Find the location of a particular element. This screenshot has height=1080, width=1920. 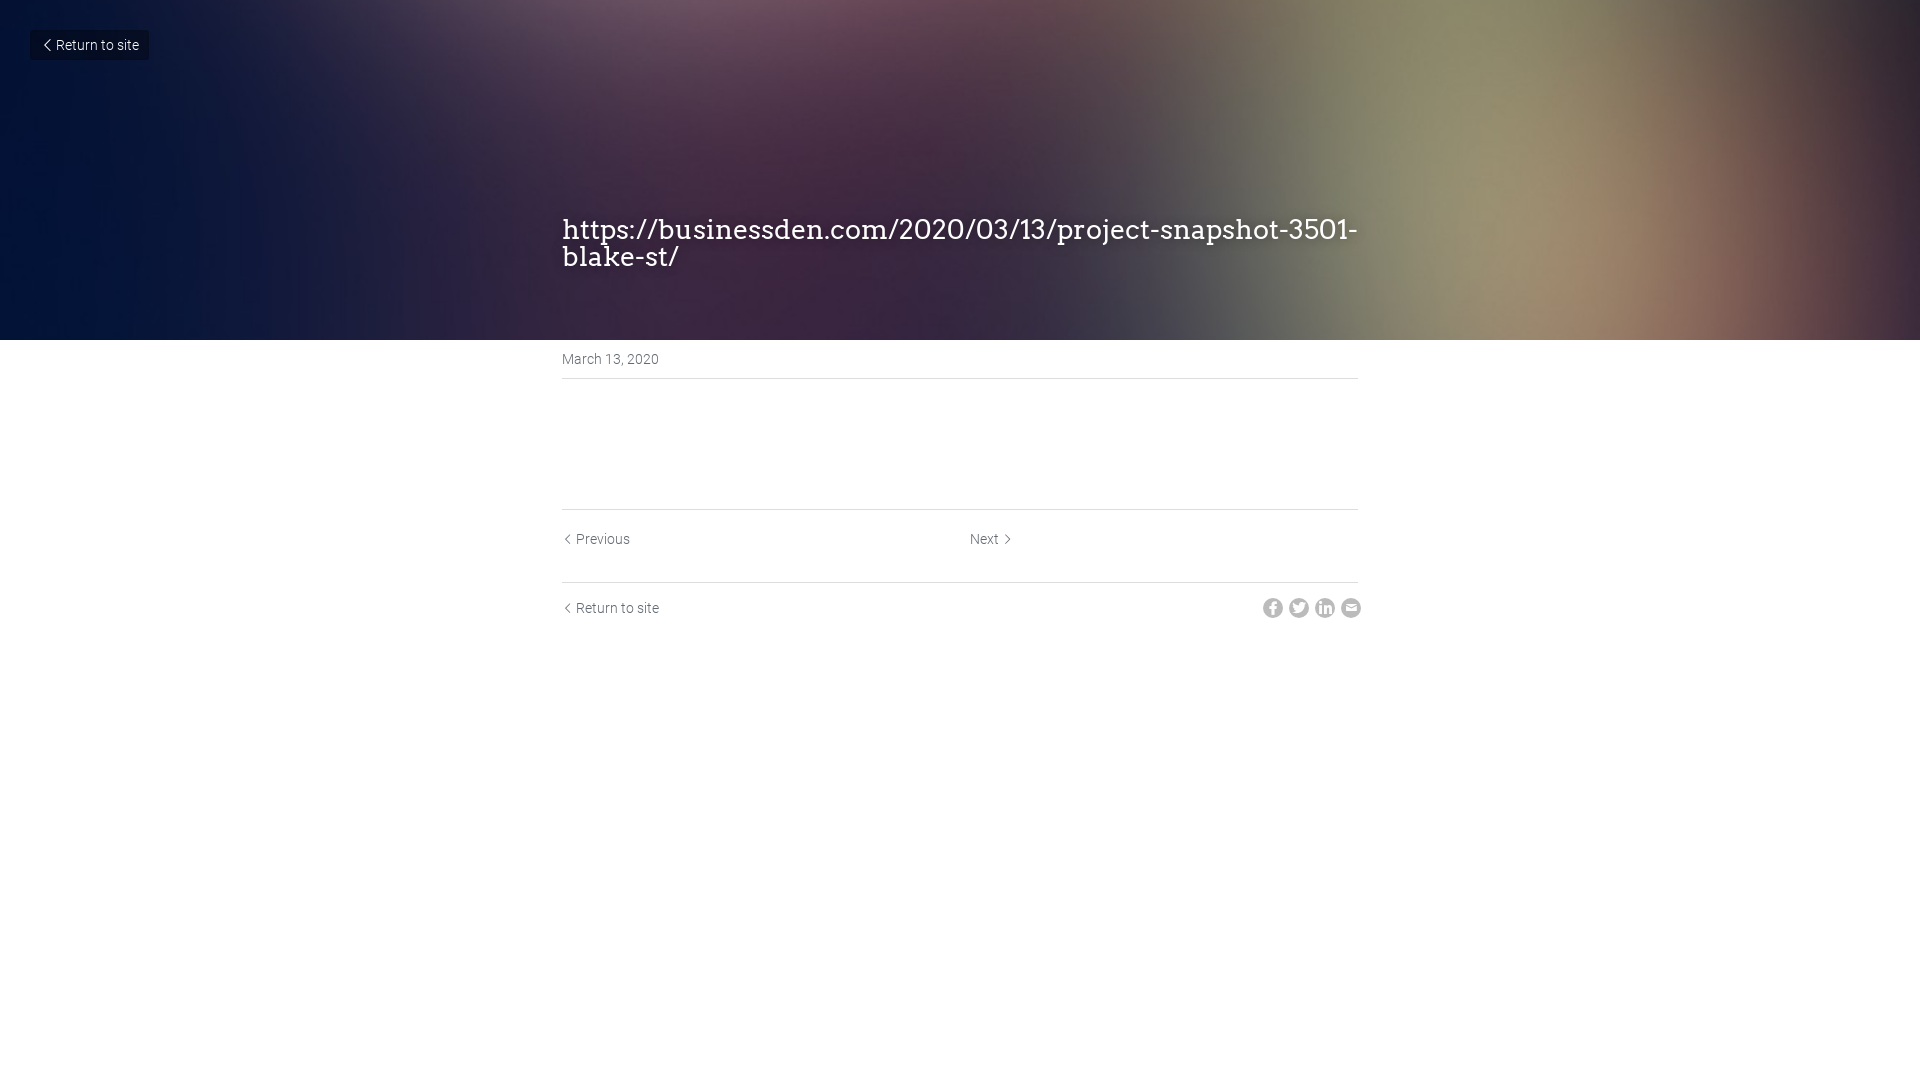

'Return to site' is located at coordinates (29, 45).